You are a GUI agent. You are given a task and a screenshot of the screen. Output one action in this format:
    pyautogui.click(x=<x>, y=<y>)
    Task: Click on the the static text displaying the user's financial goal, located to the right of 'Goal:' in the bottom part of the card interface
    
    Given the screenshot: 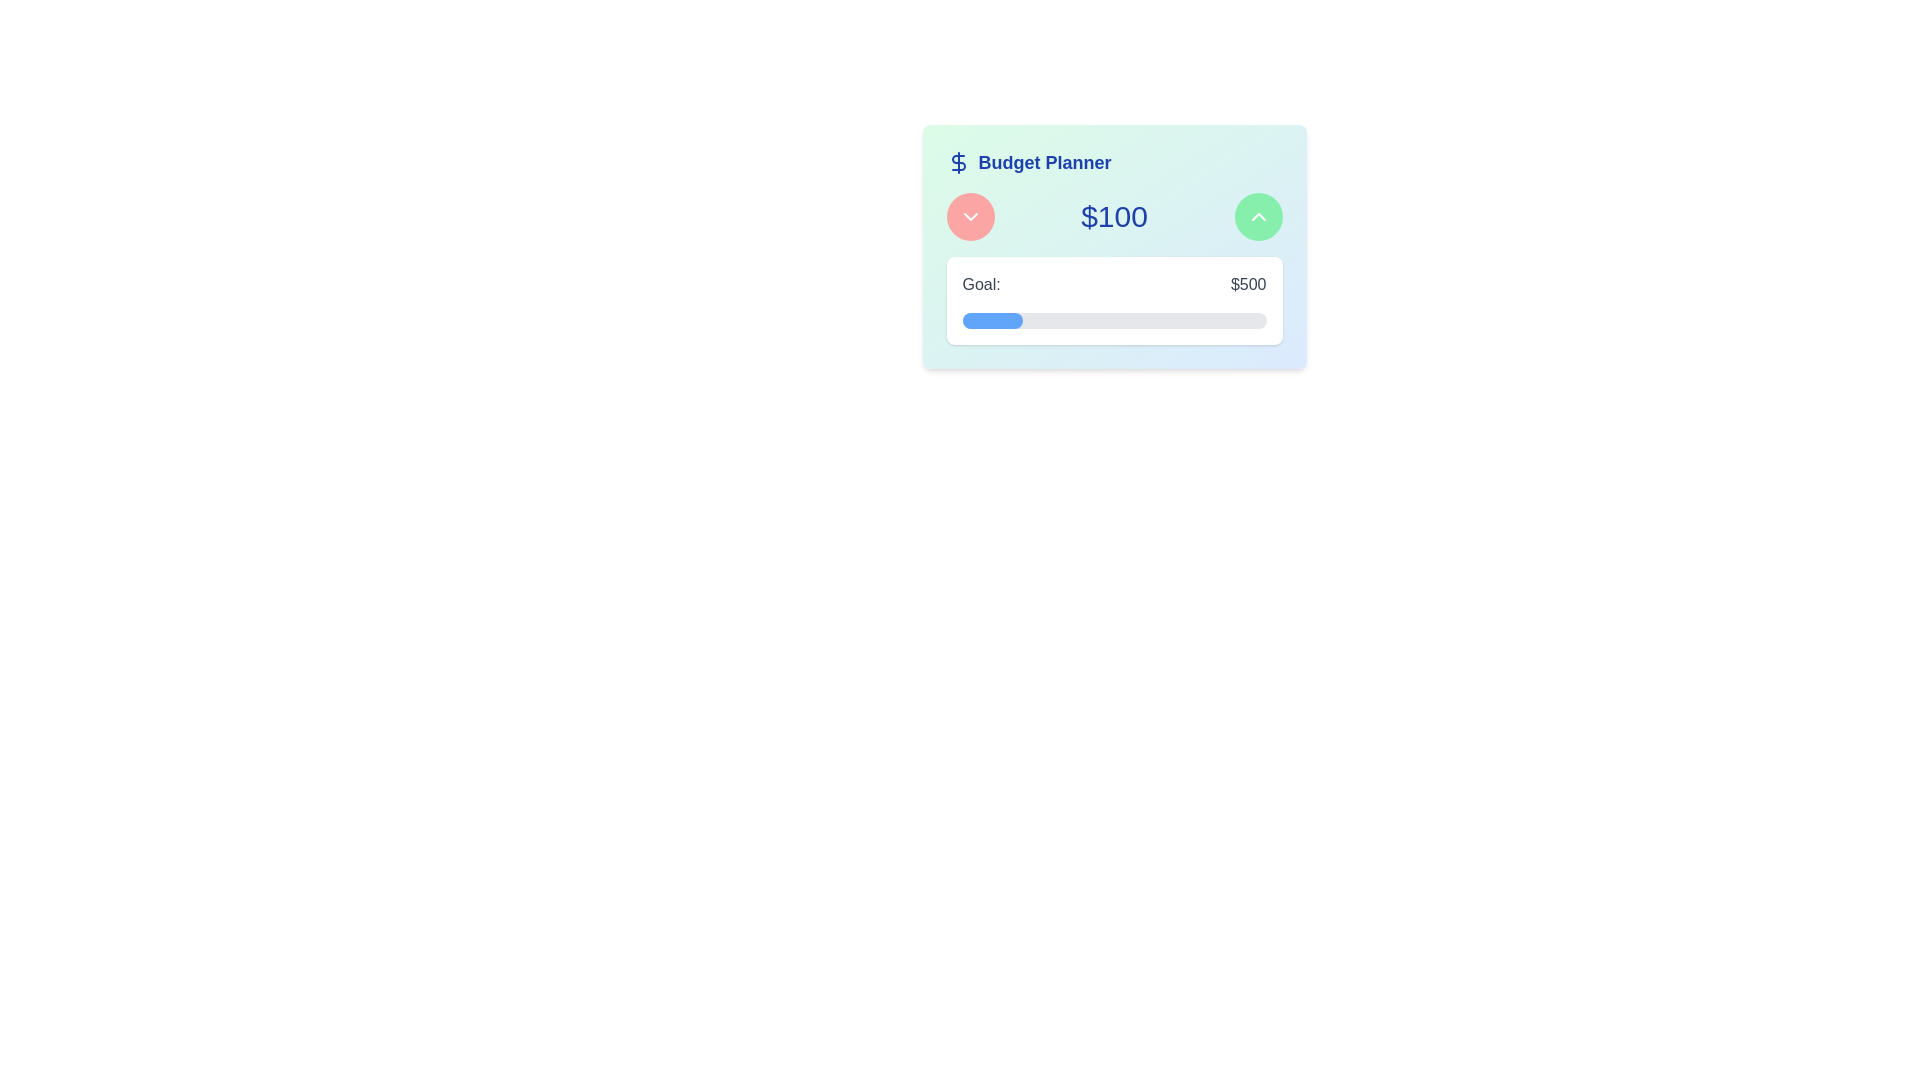 What is the action you would take?
    pyautogui.click(x=1247, y=285)
    